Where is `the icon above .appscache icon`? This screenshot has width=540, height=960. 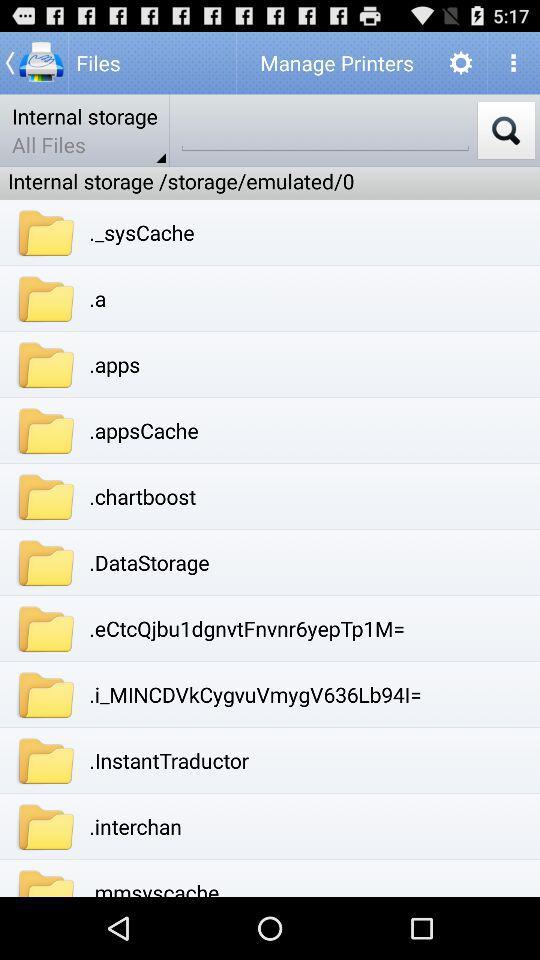 the icon above .appscache icon is located at coordinates (114, 363).